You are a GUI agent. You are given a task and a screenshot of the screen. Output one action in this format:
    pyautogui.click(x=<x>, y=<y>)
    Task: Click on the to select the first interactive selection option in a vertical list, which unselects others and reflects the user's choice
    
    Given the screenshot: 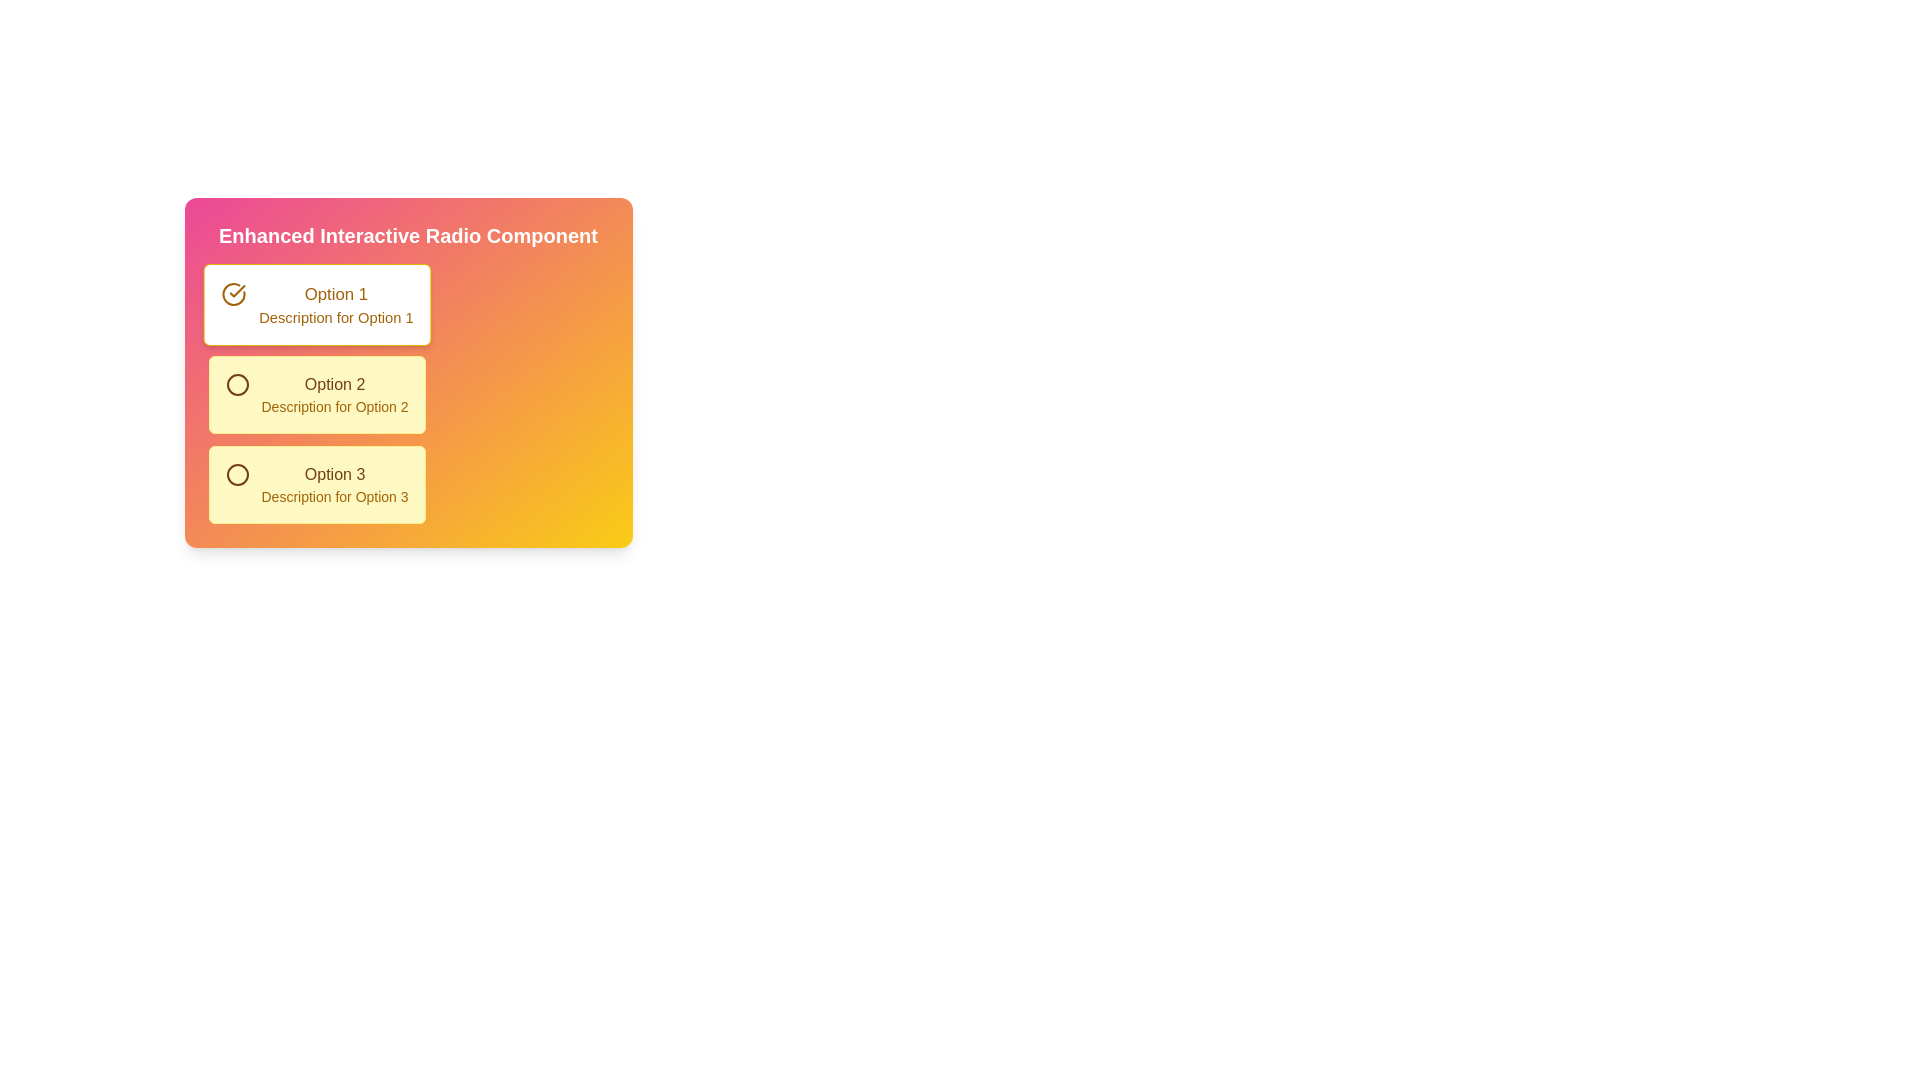 What is the action you would take?
    pyautogui.click(x=315, y=304)
    